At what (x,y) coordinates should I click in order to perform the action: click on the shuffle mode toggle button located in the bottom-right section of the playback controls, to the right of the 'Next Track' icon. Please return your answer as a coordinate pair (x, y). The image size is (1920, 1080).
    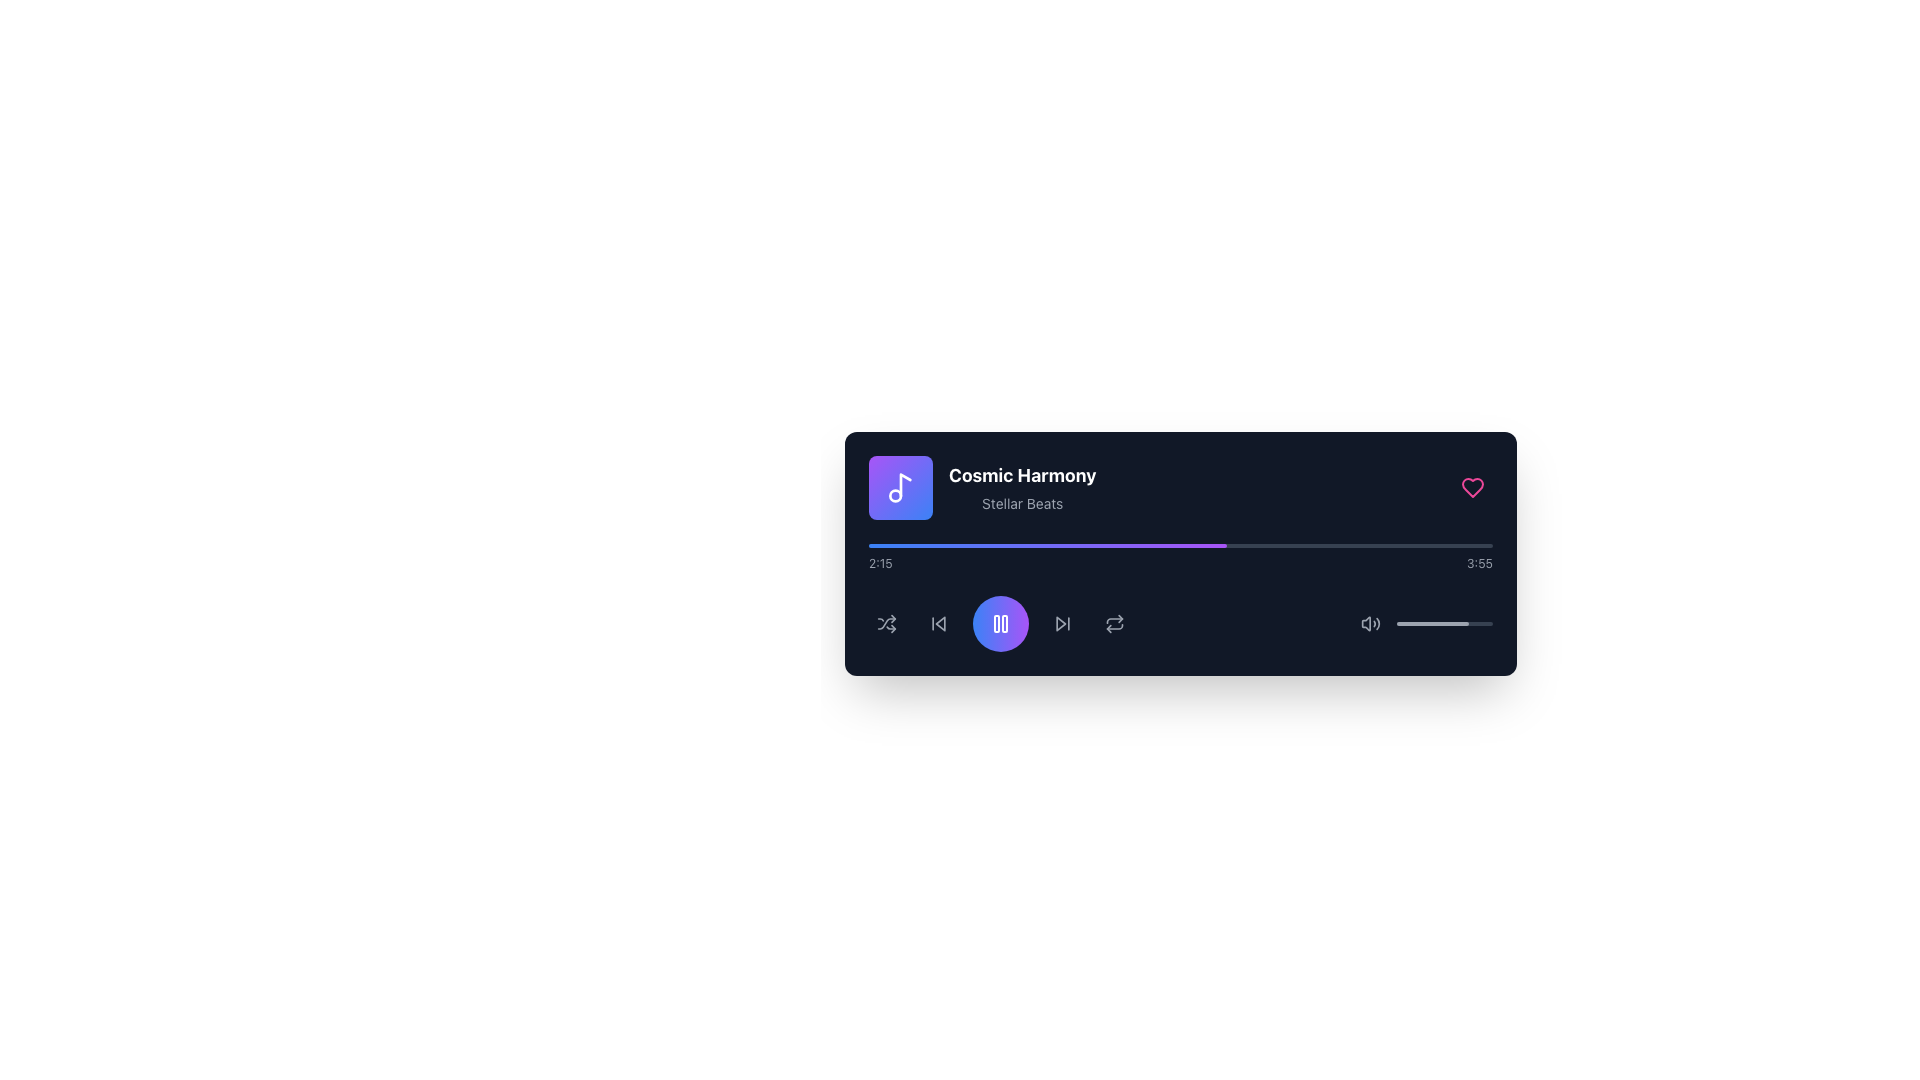
    Looking at the image, I should click on (886, 623).